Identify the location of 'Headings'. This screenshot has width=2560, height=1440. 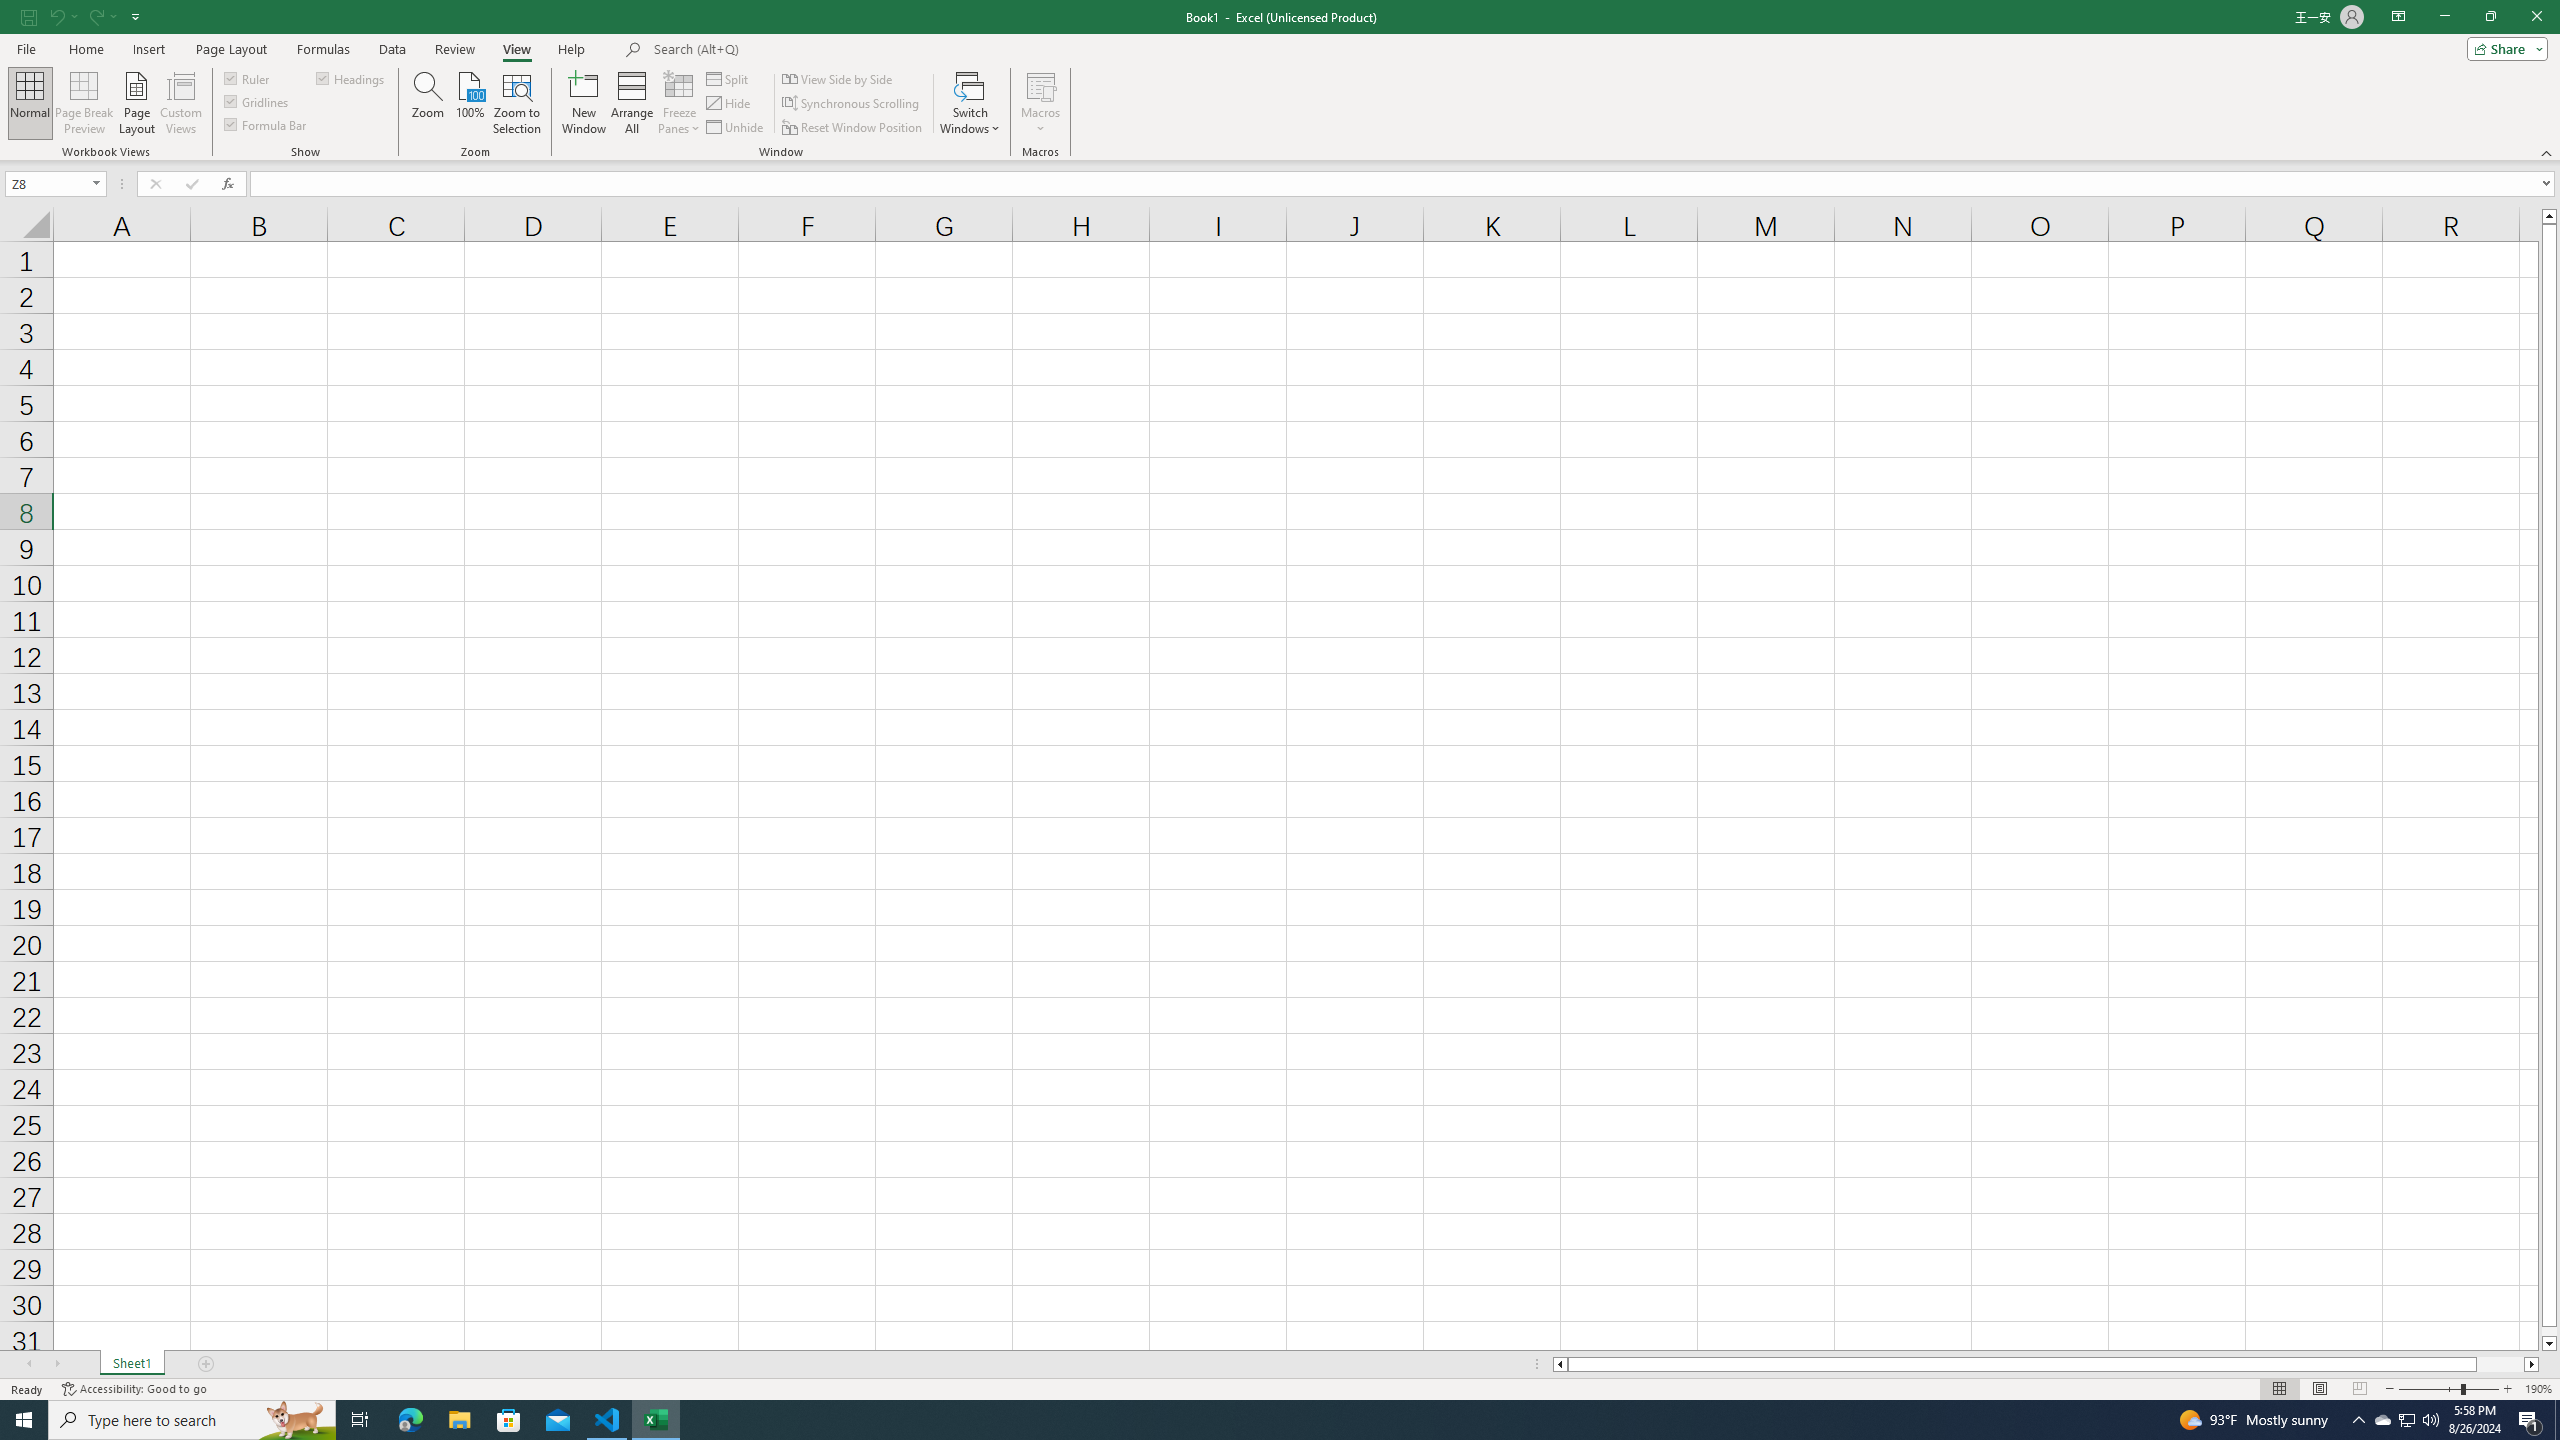
(351, 77).